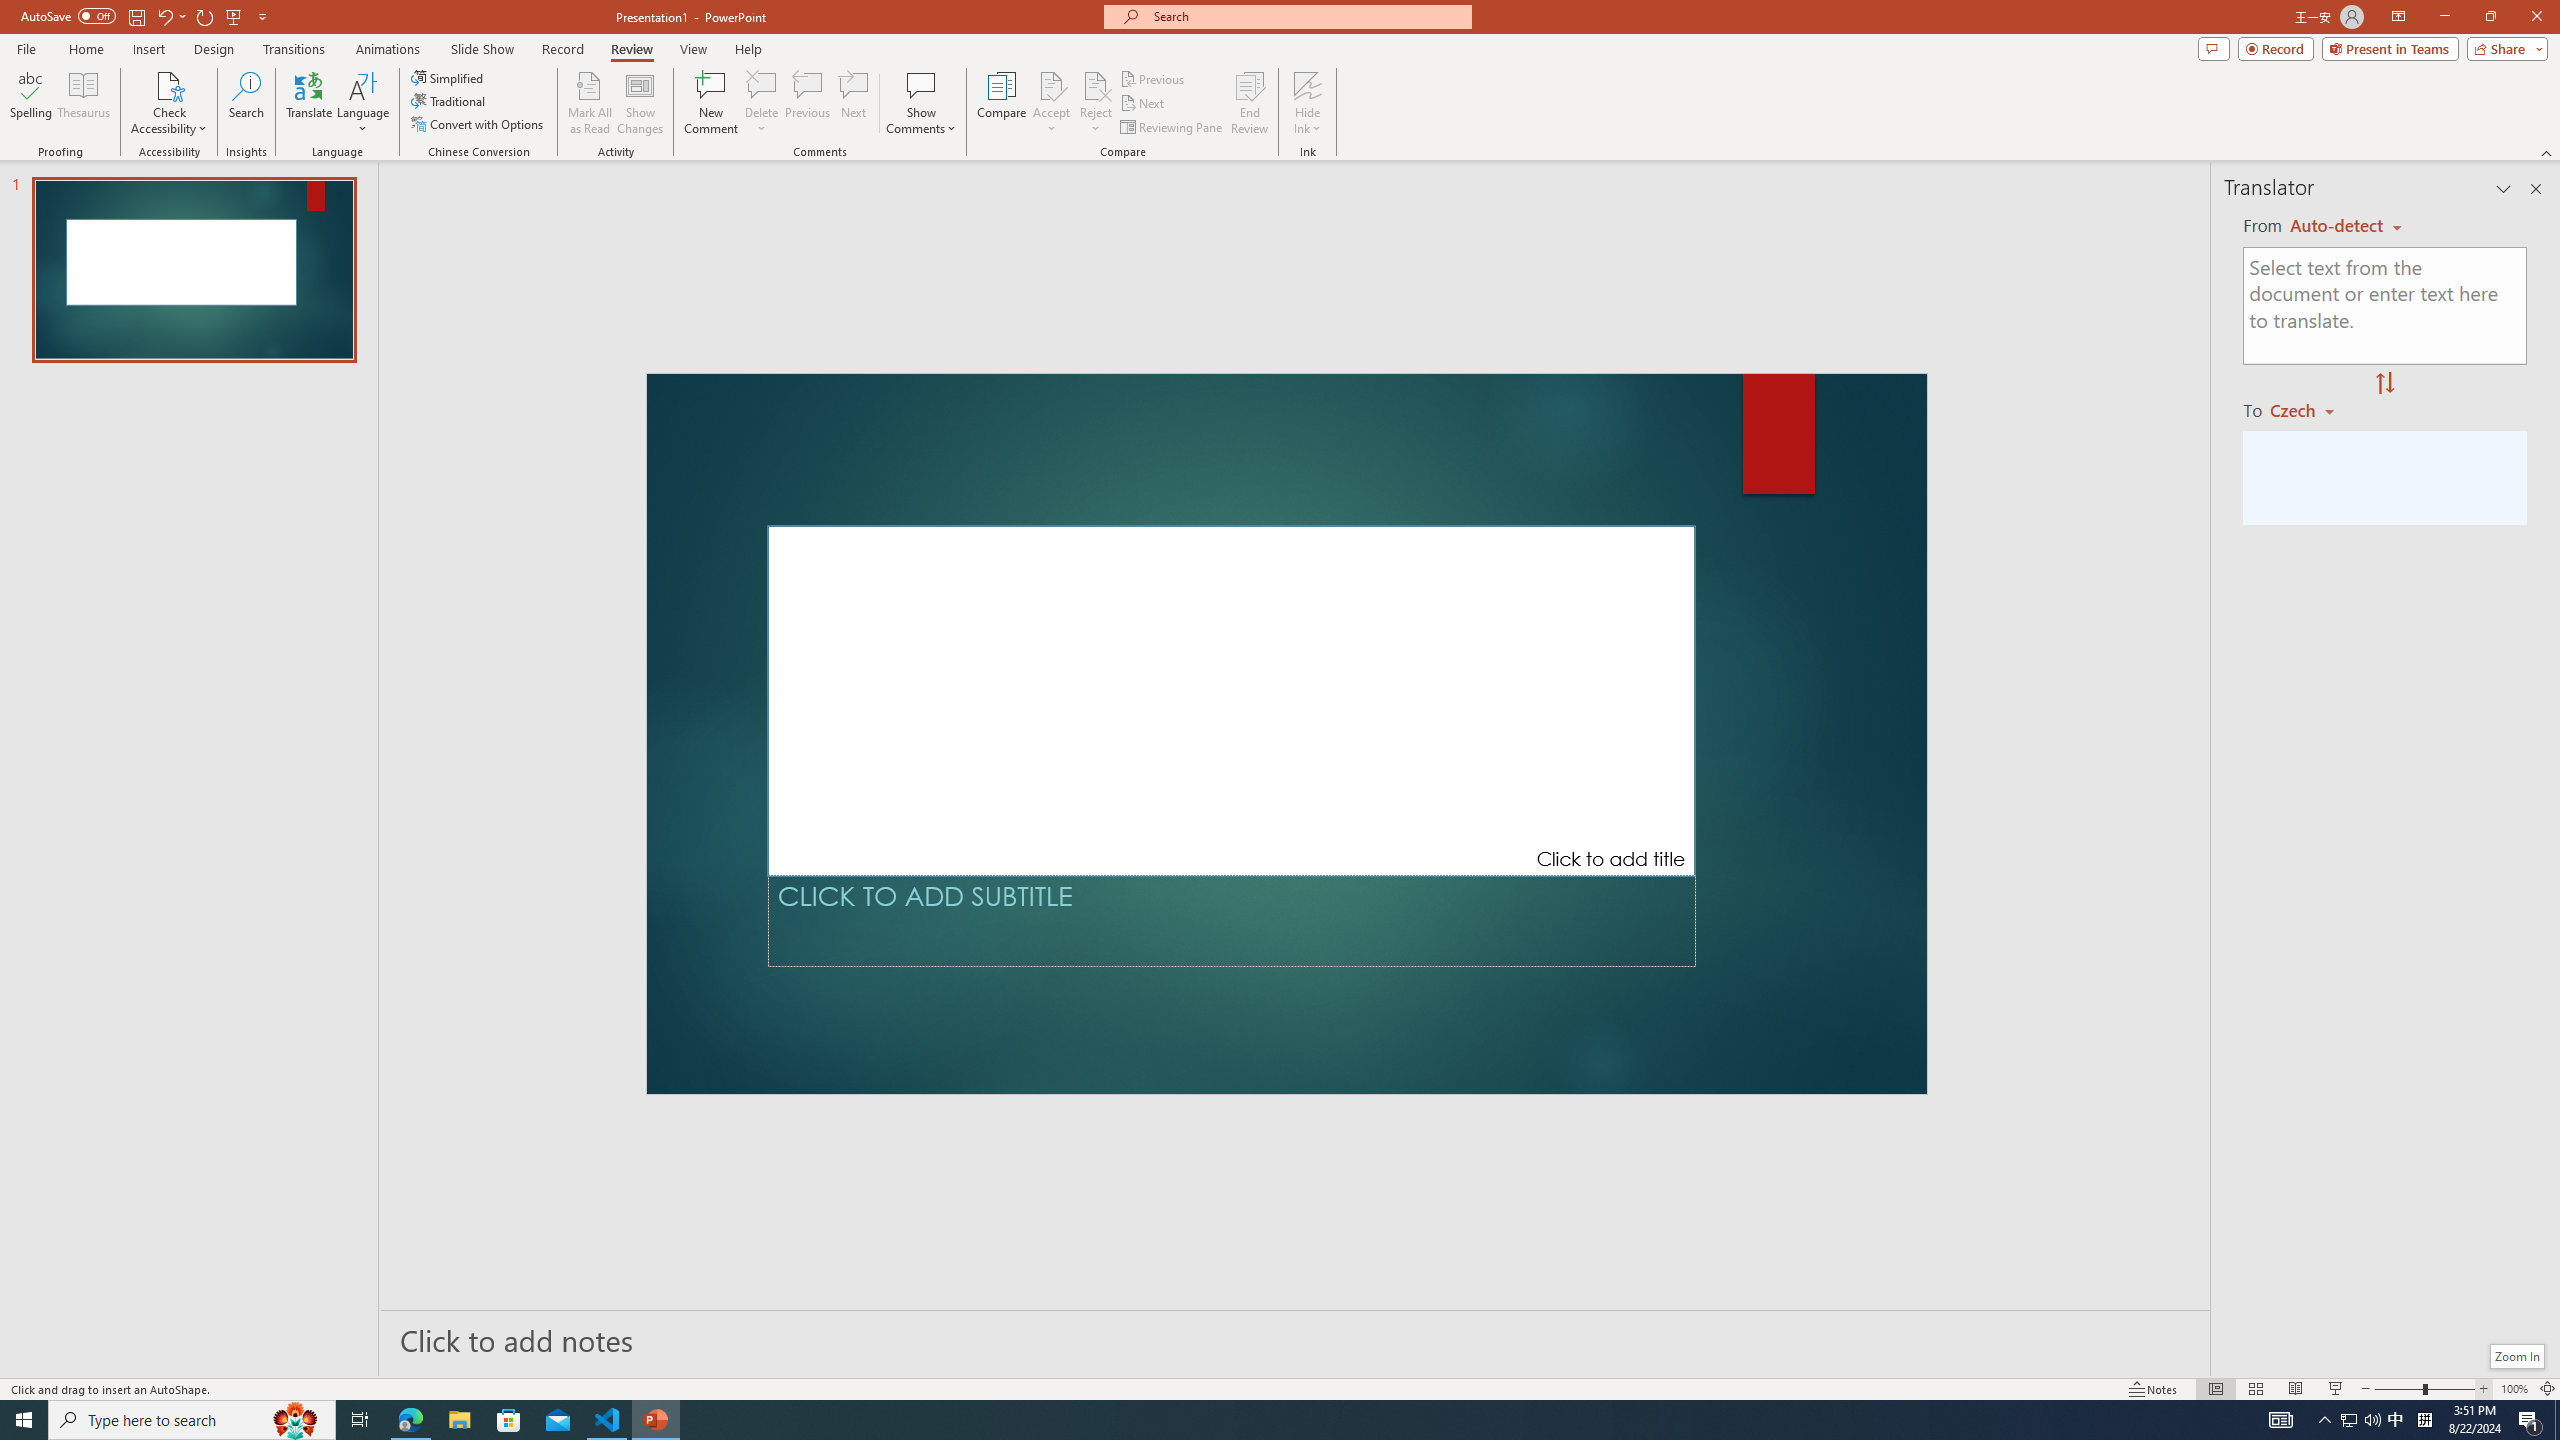  I want to click on 'Slide Sorter', so click(2254, 1389).